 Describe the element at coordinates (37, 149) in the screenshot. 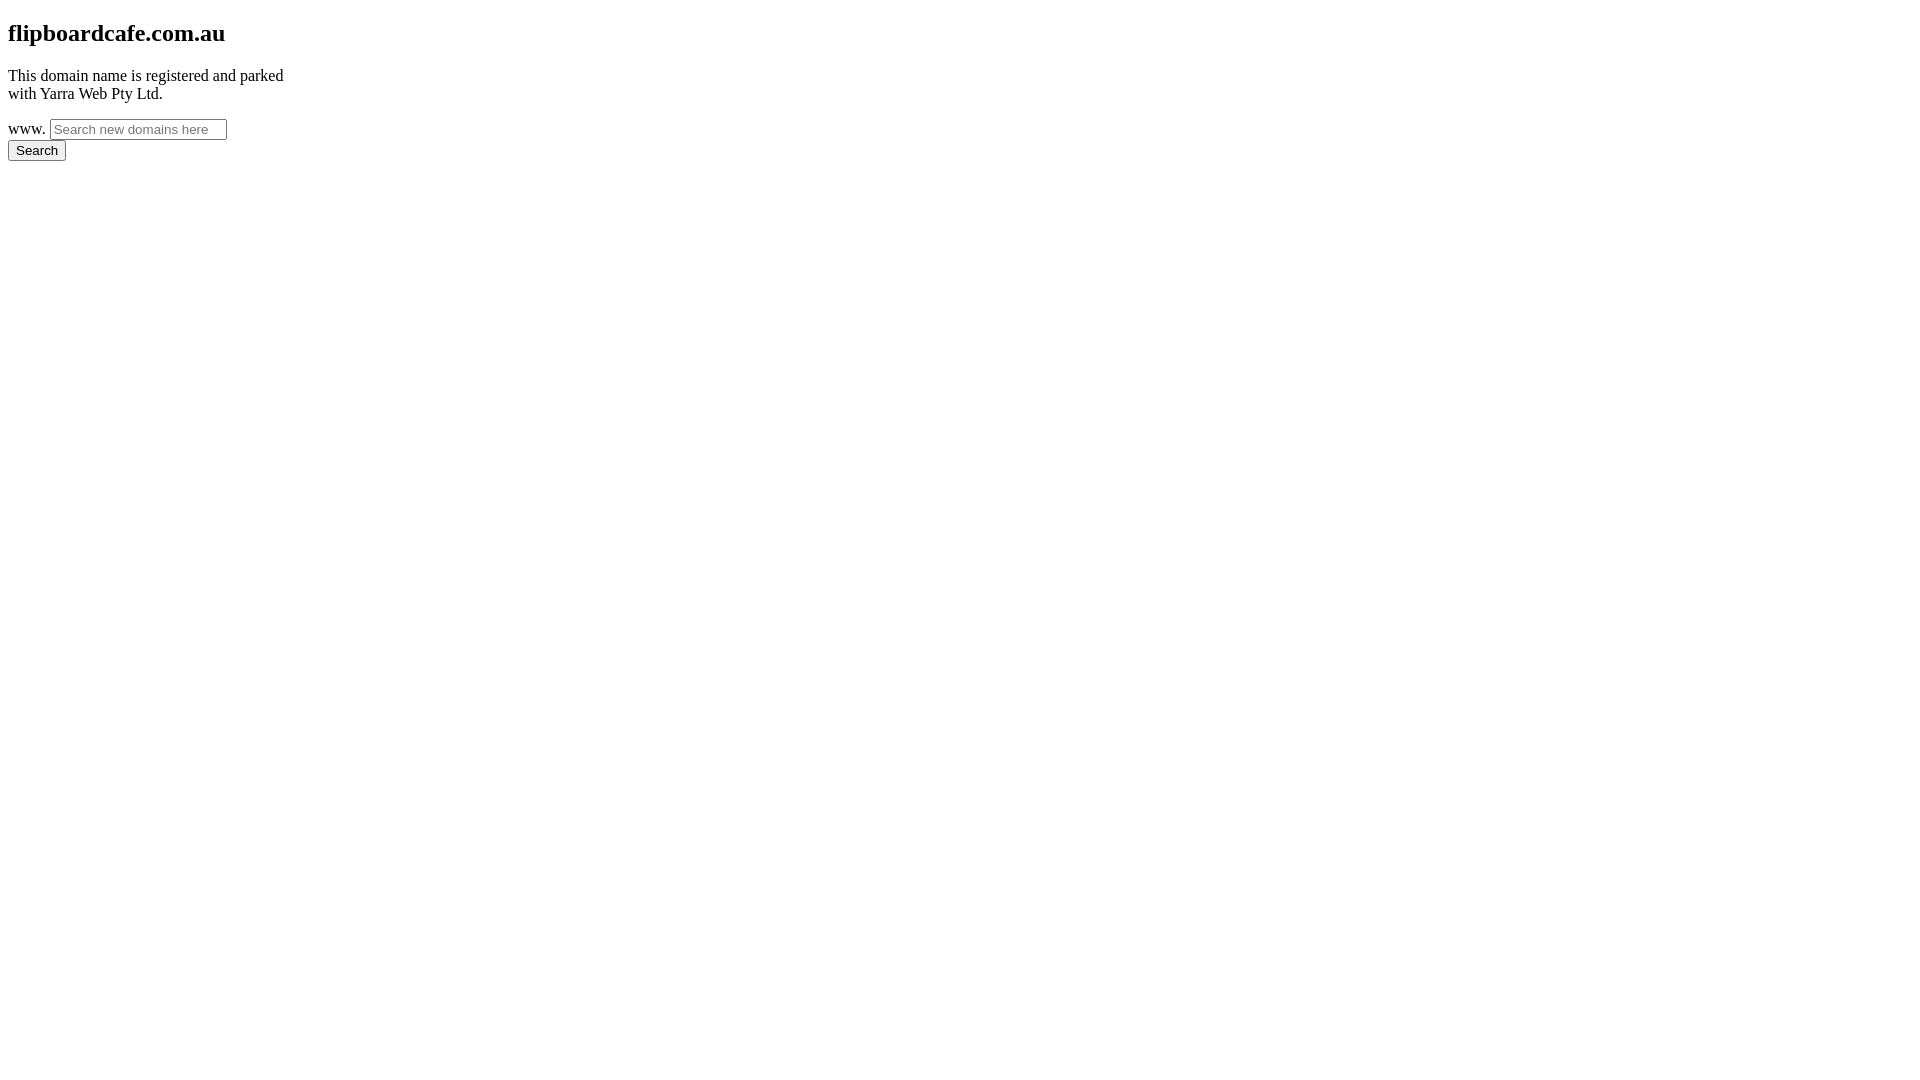

I see `'Search'` at that location.